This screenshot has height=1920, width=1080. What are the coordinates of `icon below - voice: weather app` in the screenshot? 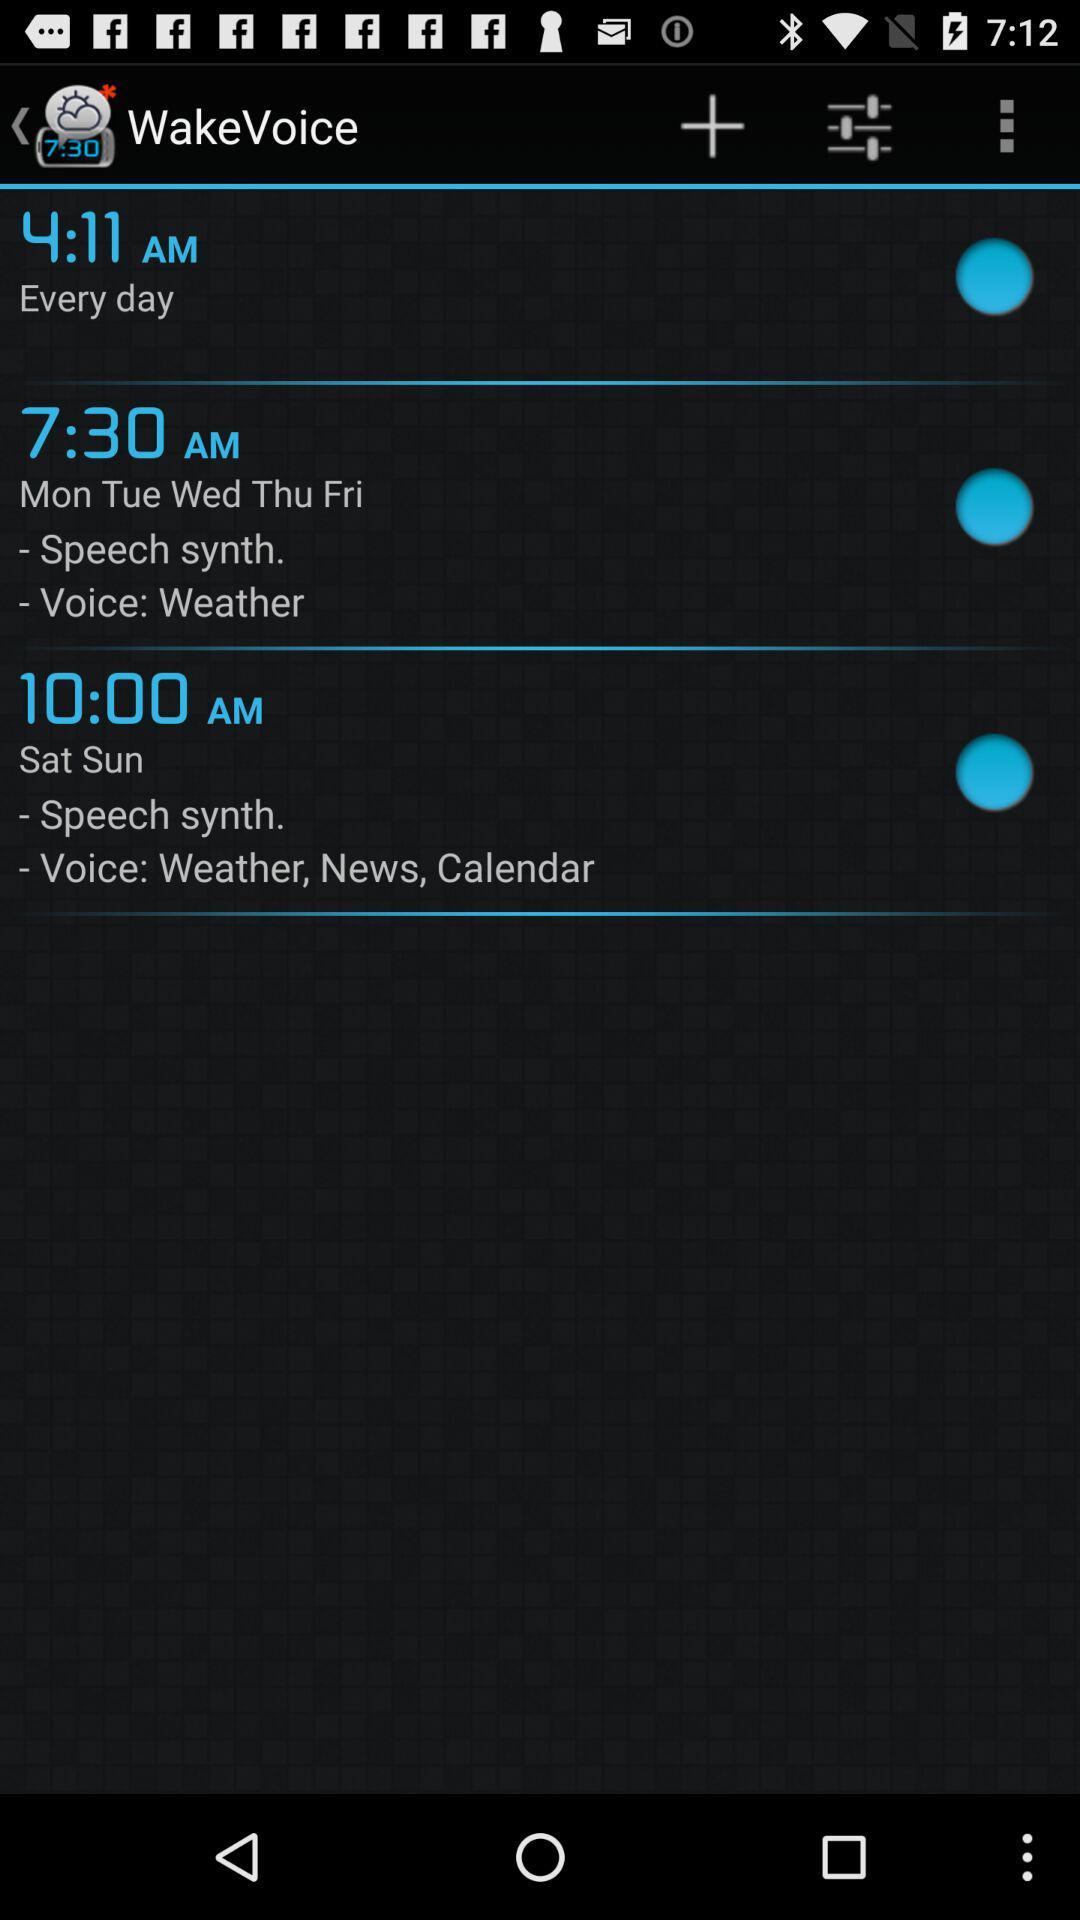 It's located at (112, 694).